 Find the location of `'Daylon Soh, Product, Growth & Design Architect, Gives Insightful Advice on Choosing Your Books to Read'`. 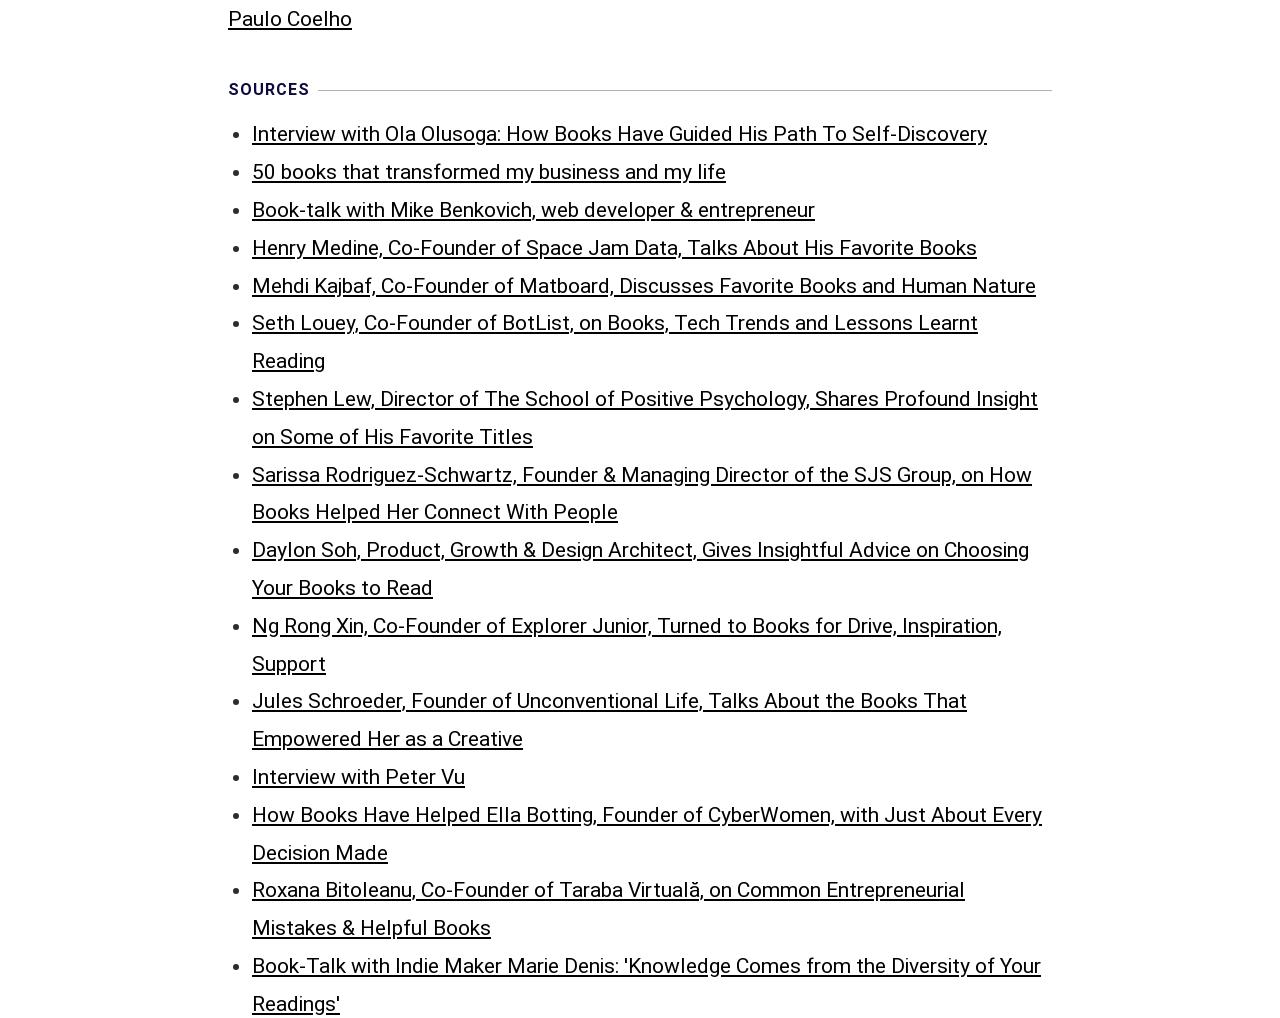

'Daylon Soh, Product, Growth & Design Architect, Gives Insightful Advice on Choosing Your Books to Read' is located at coordinates (640, 152).